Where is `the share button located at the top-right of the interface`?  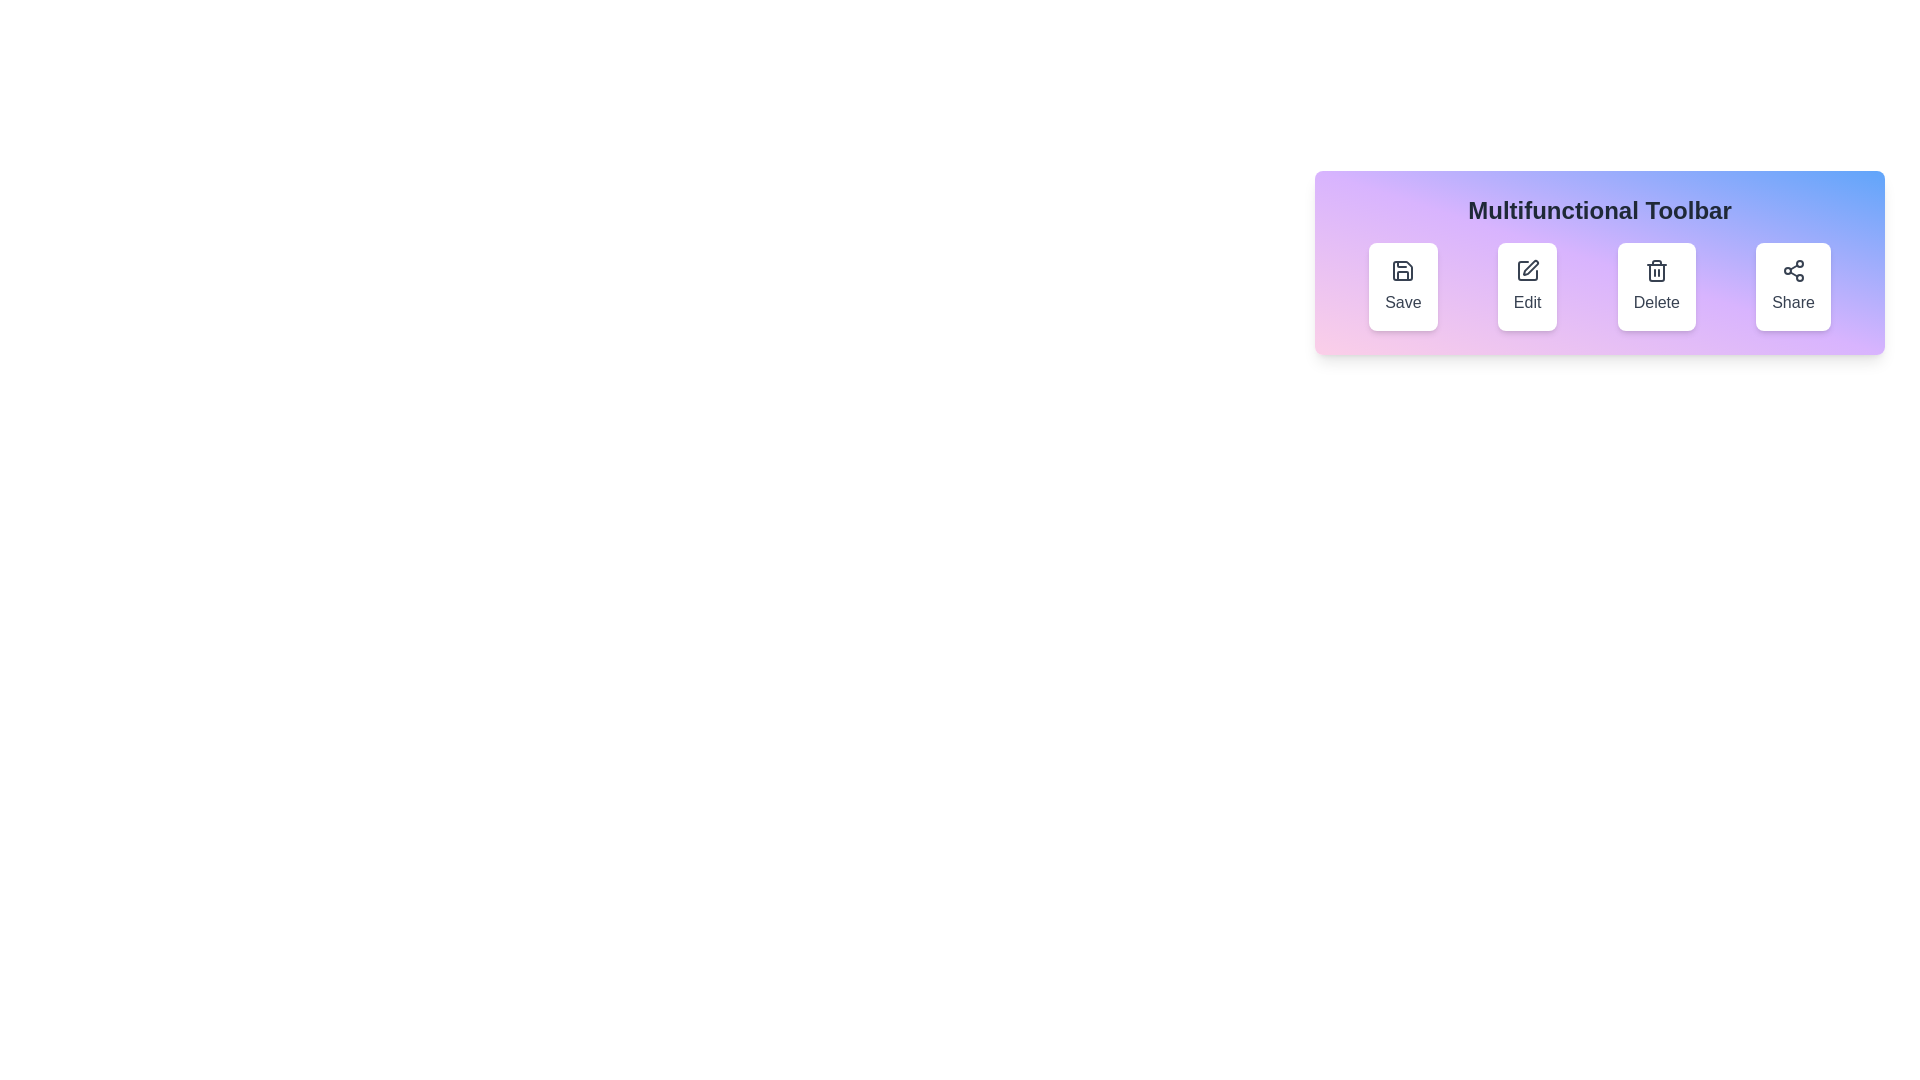
the share button located at the top-right of the interface is located at coordinates (1793, 286).